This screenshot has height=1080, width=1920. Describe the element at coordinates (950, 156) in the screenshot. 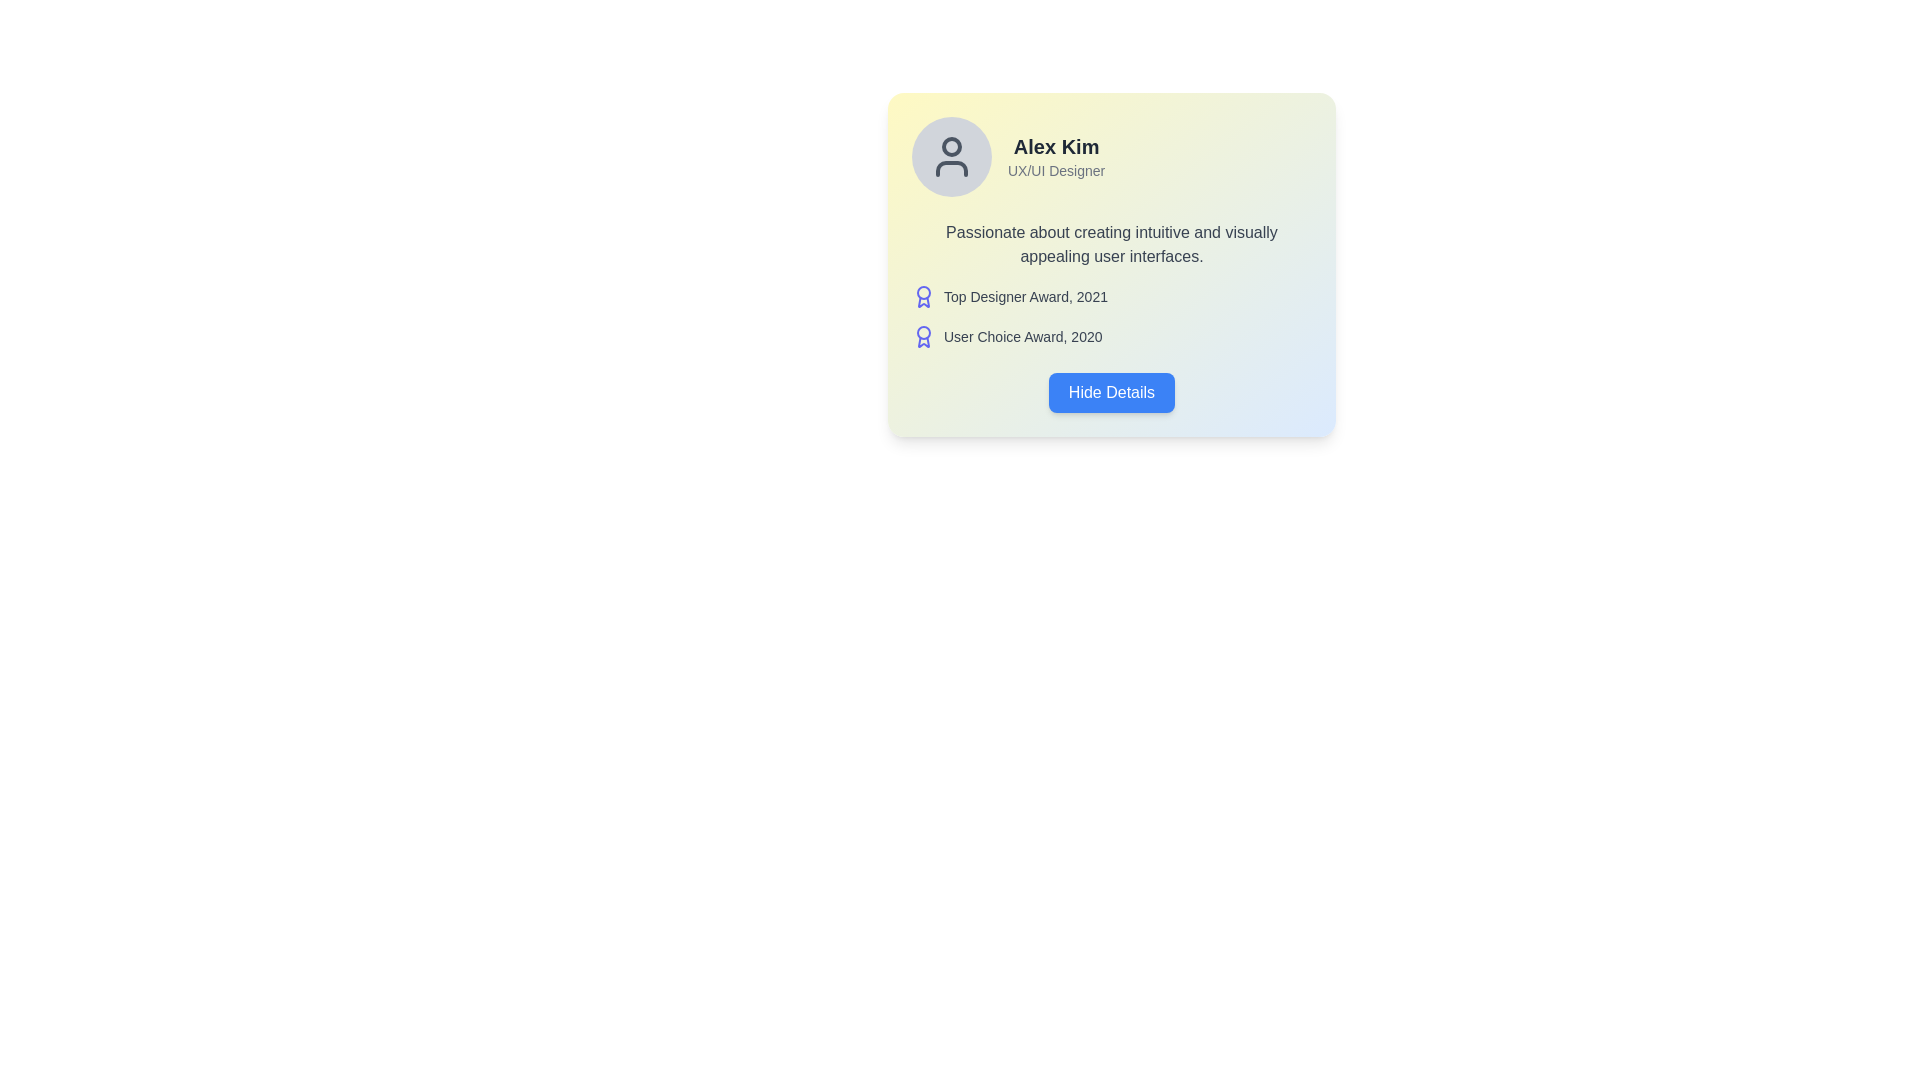

I see `the user profile icon located in the top-left section of the rectangular card` at that location.